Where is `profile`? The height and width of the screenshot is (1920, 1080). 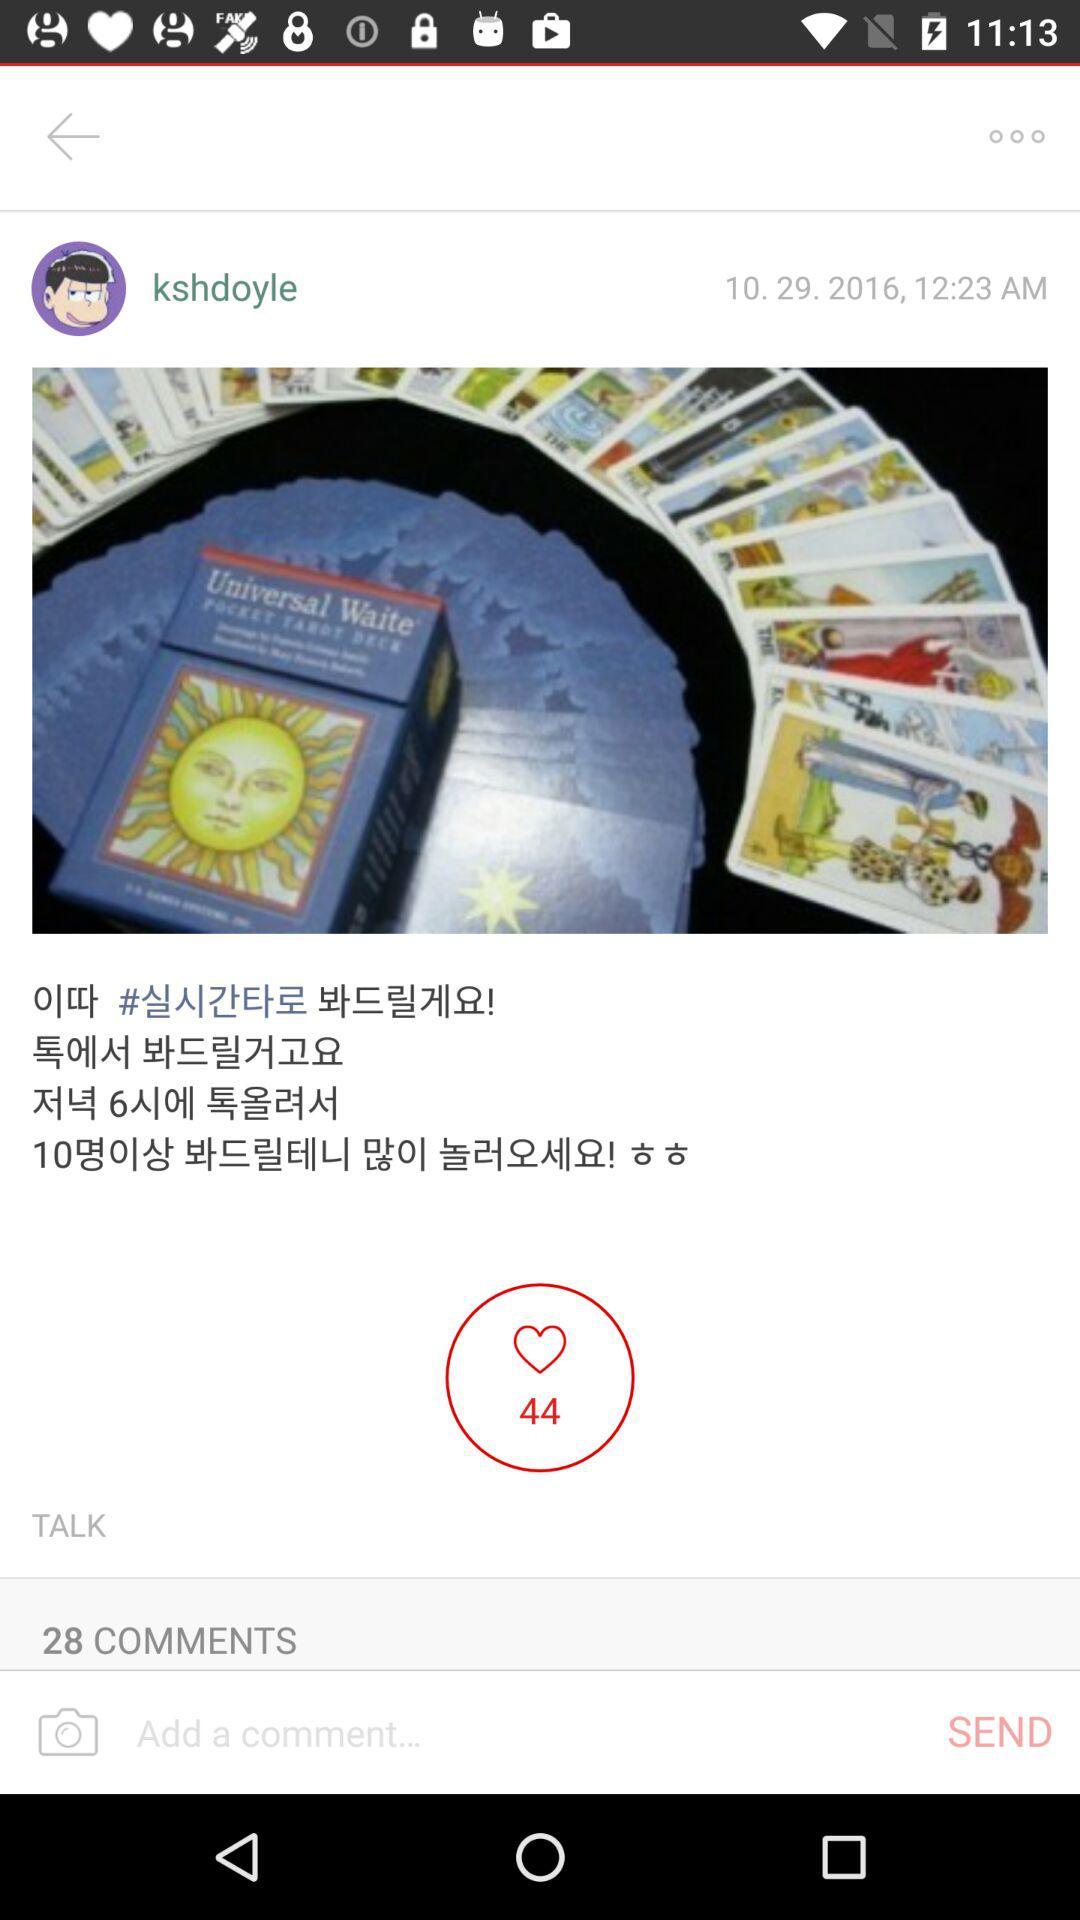 profile is located at coordinates (77, 287).